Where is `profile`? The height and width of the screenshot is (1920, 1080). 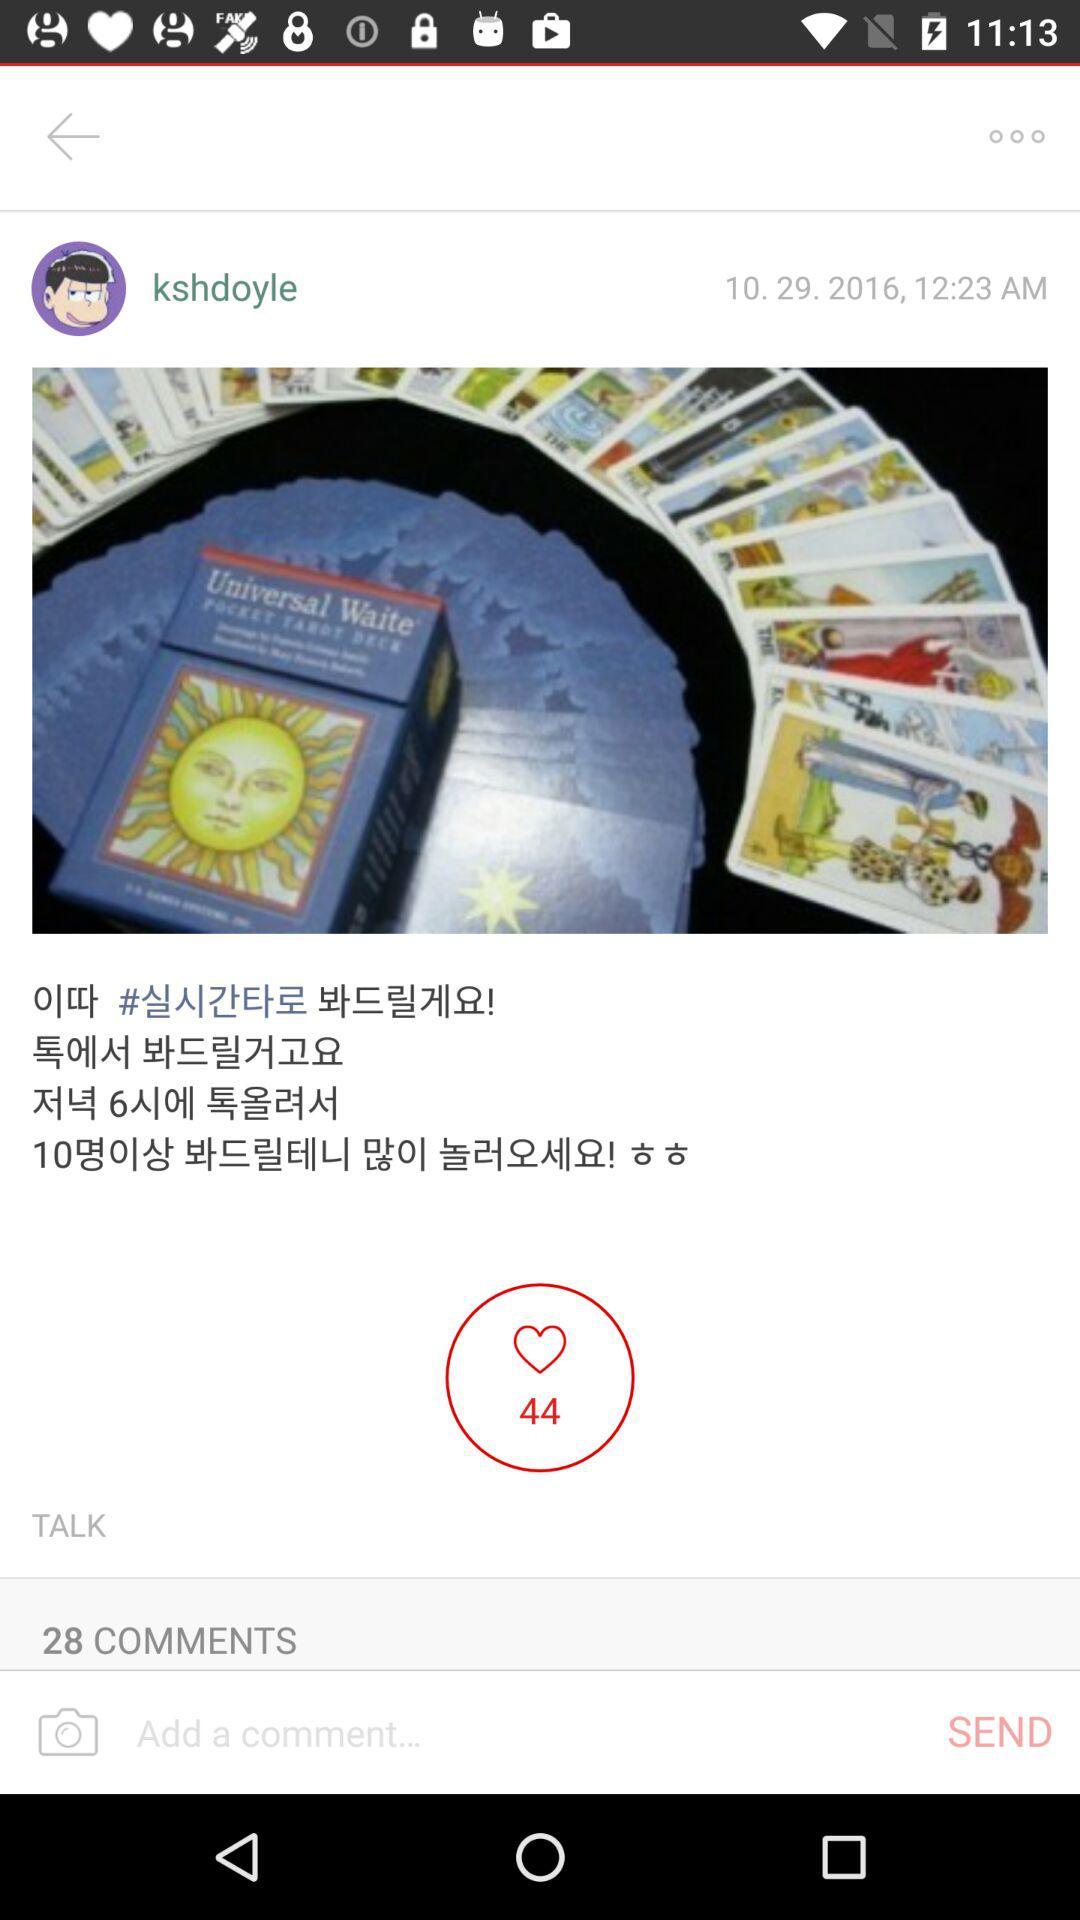 profile is located at coordinates (77, 287).